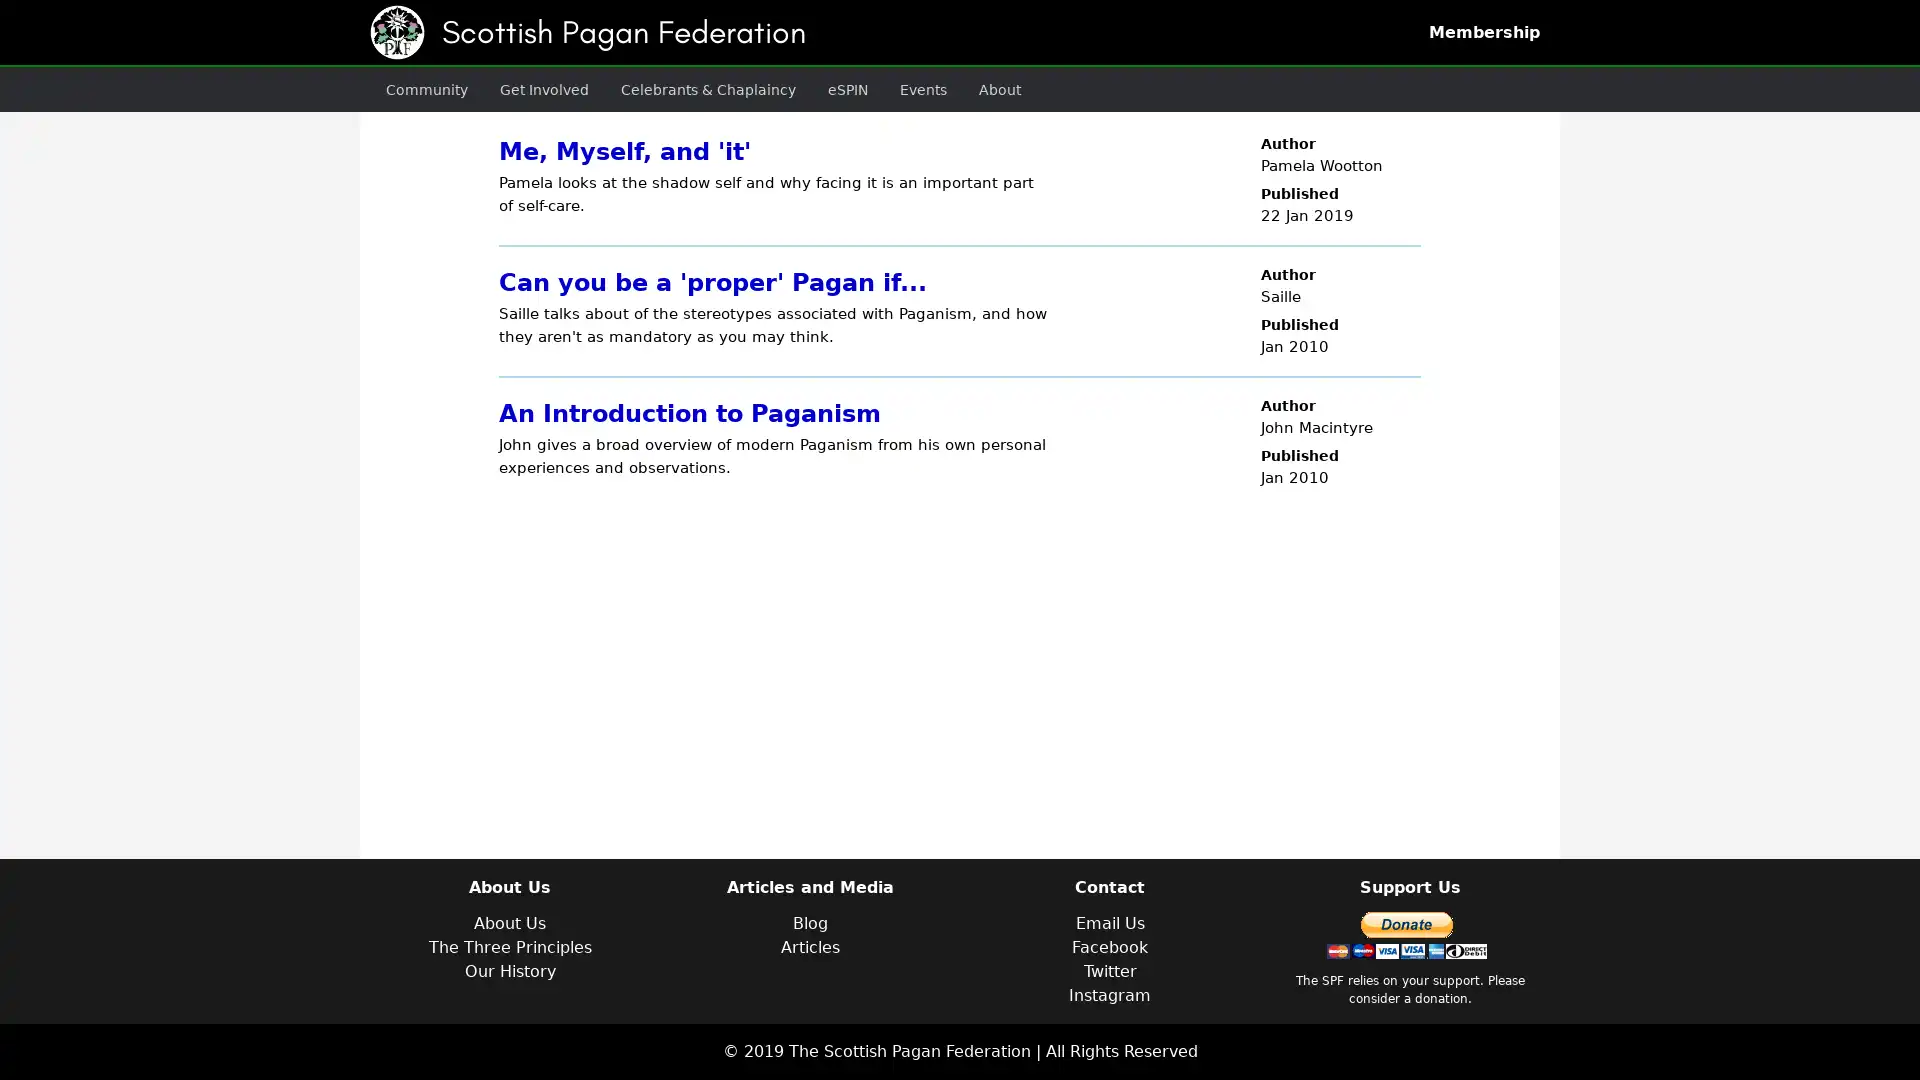 The image size is (1920, 1080). I want to click on Community, so click(421, 88).